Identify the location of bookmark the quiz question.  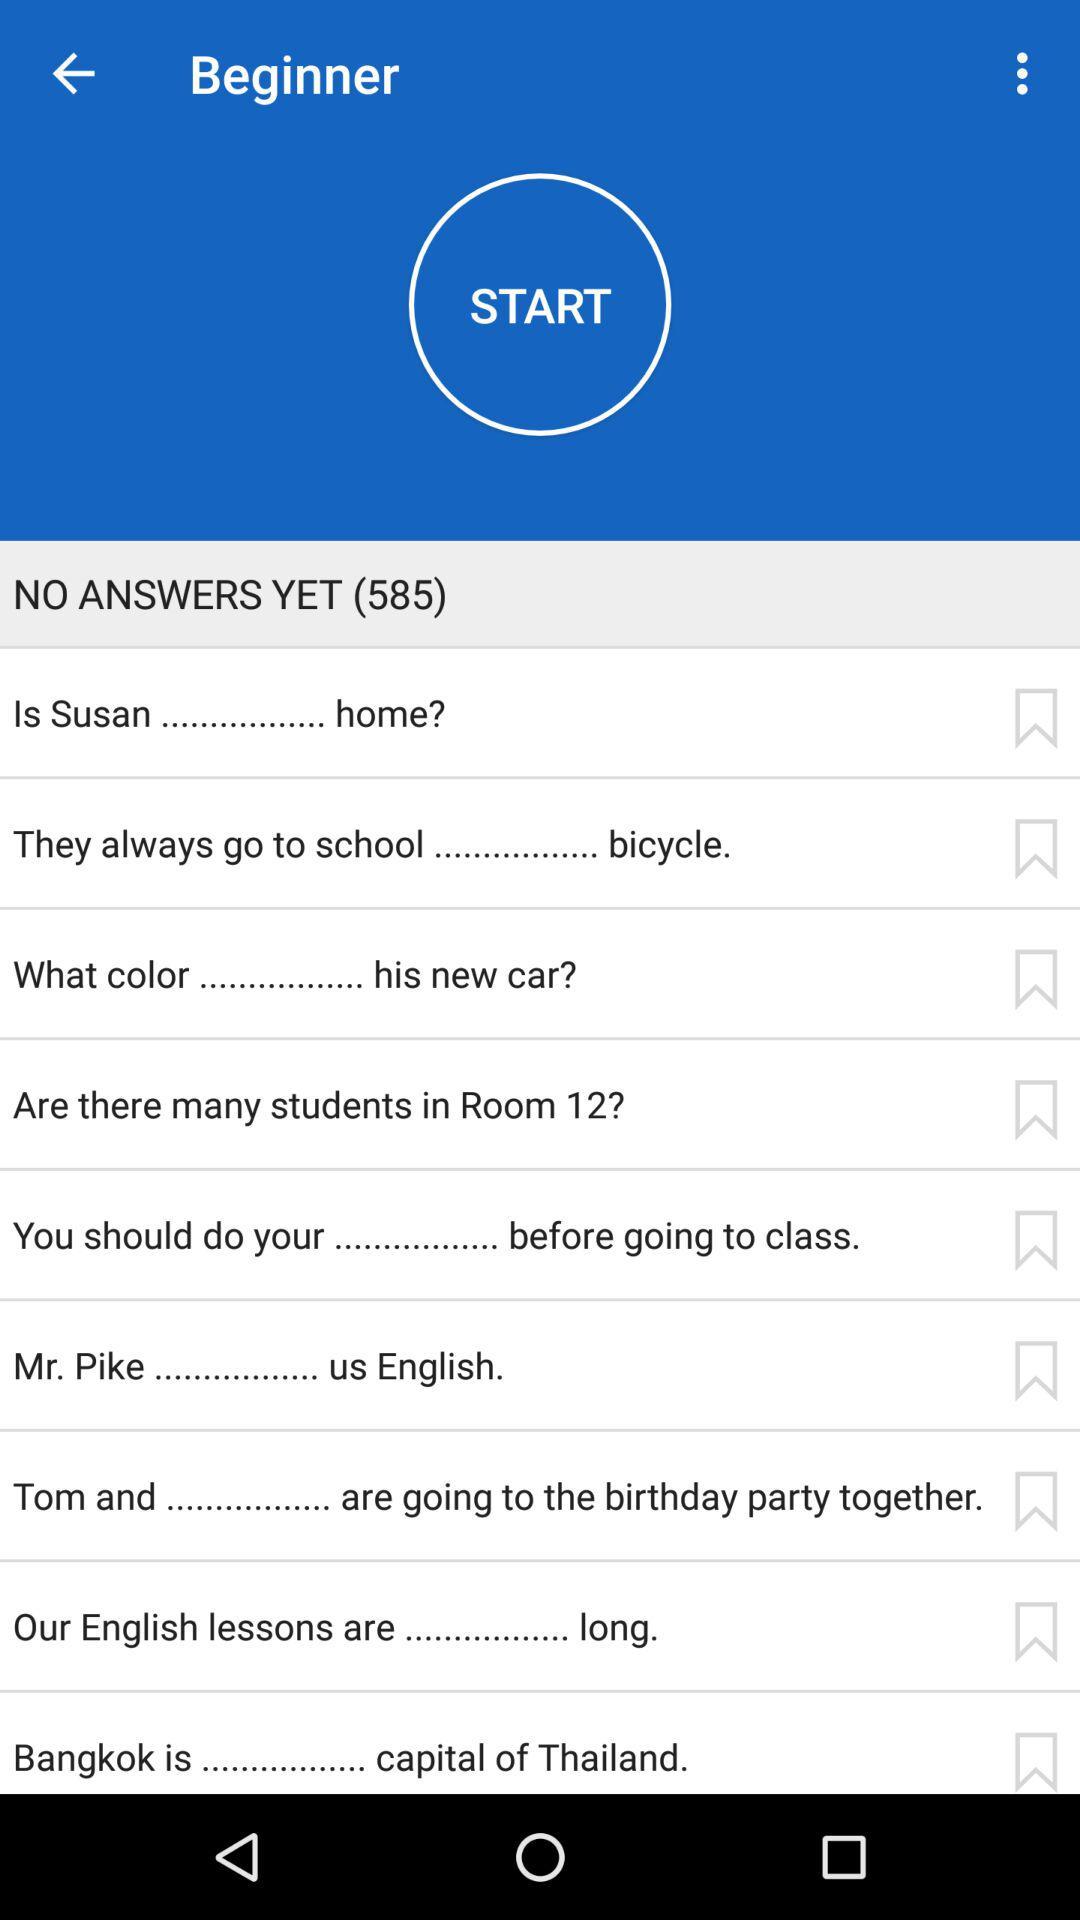
(1035, 1762).